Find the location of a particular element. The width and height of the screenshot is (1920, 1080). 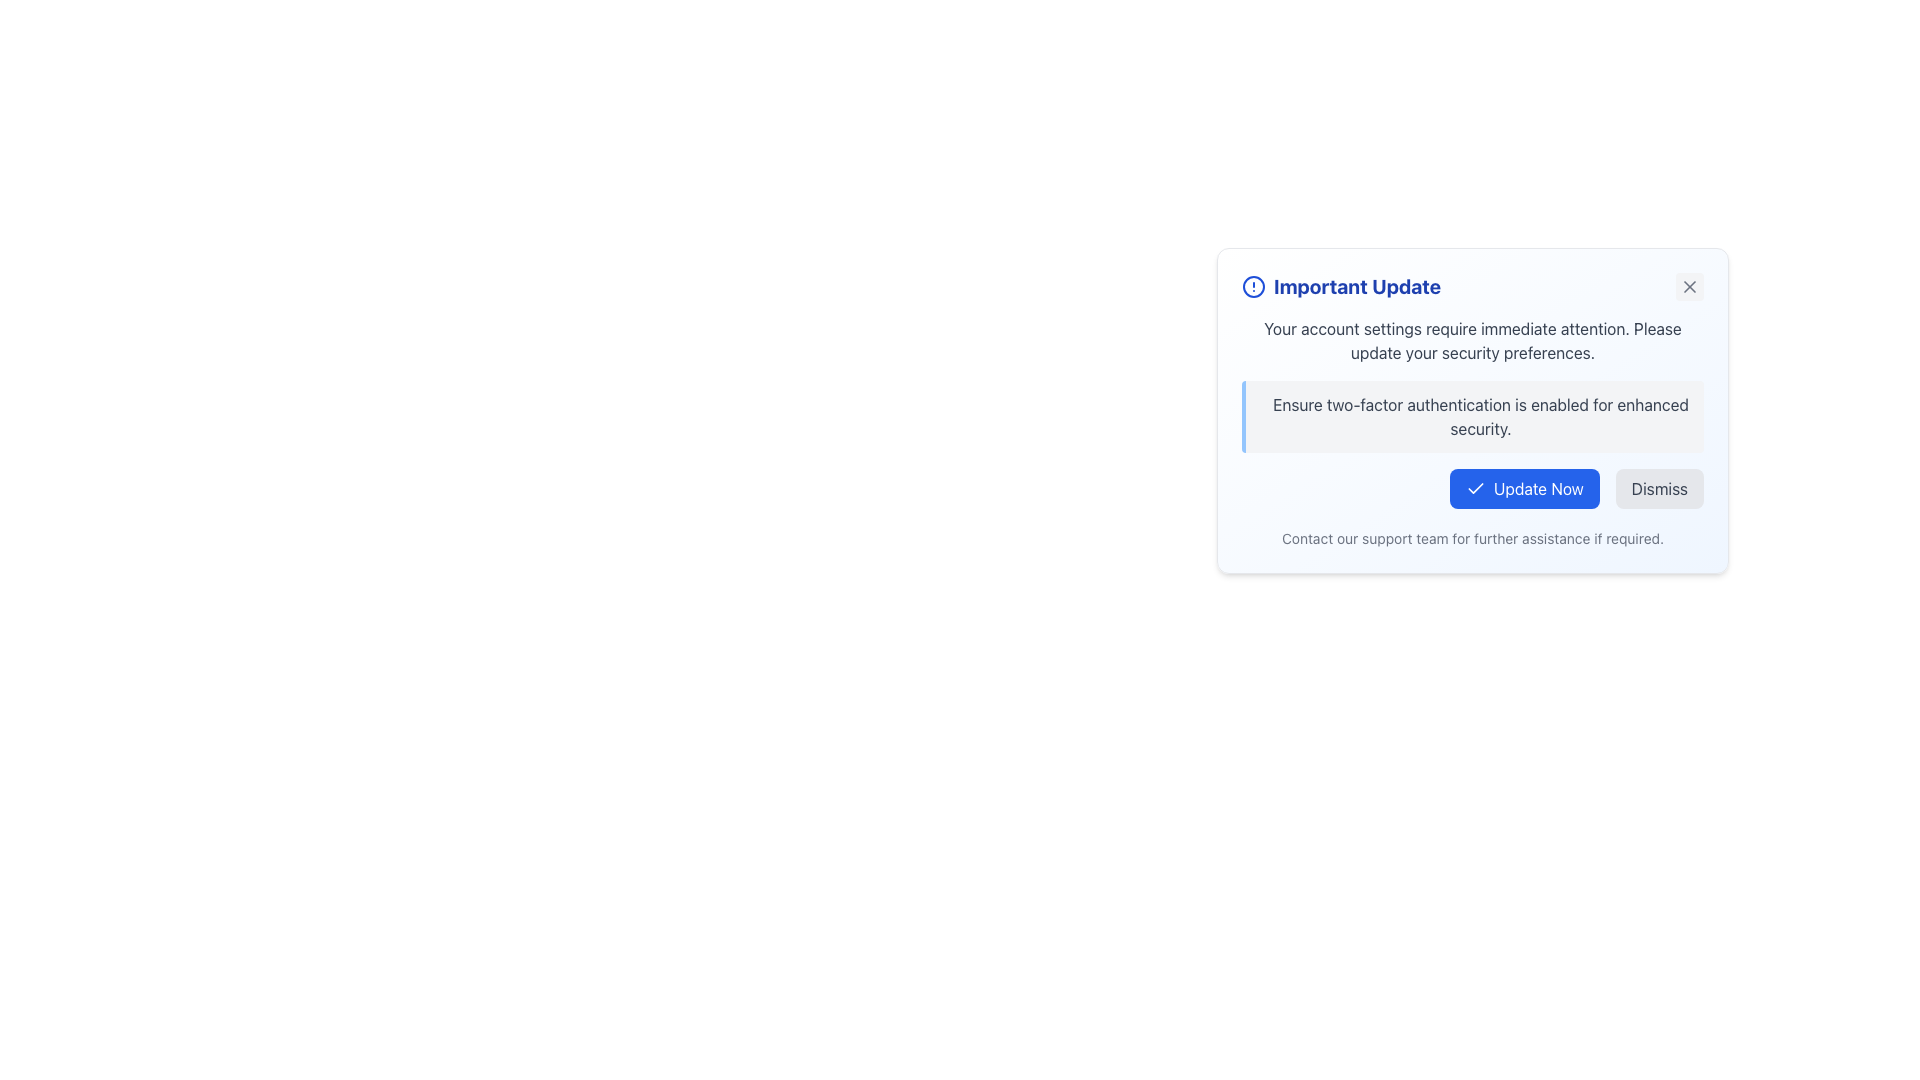

text component displaying 'Ensure two-factor authentication is enabled for enhanced security.' within the informational card UI, which is centrally placed beneath the heading 'Important Update' is located at coordinates (1481, 415).